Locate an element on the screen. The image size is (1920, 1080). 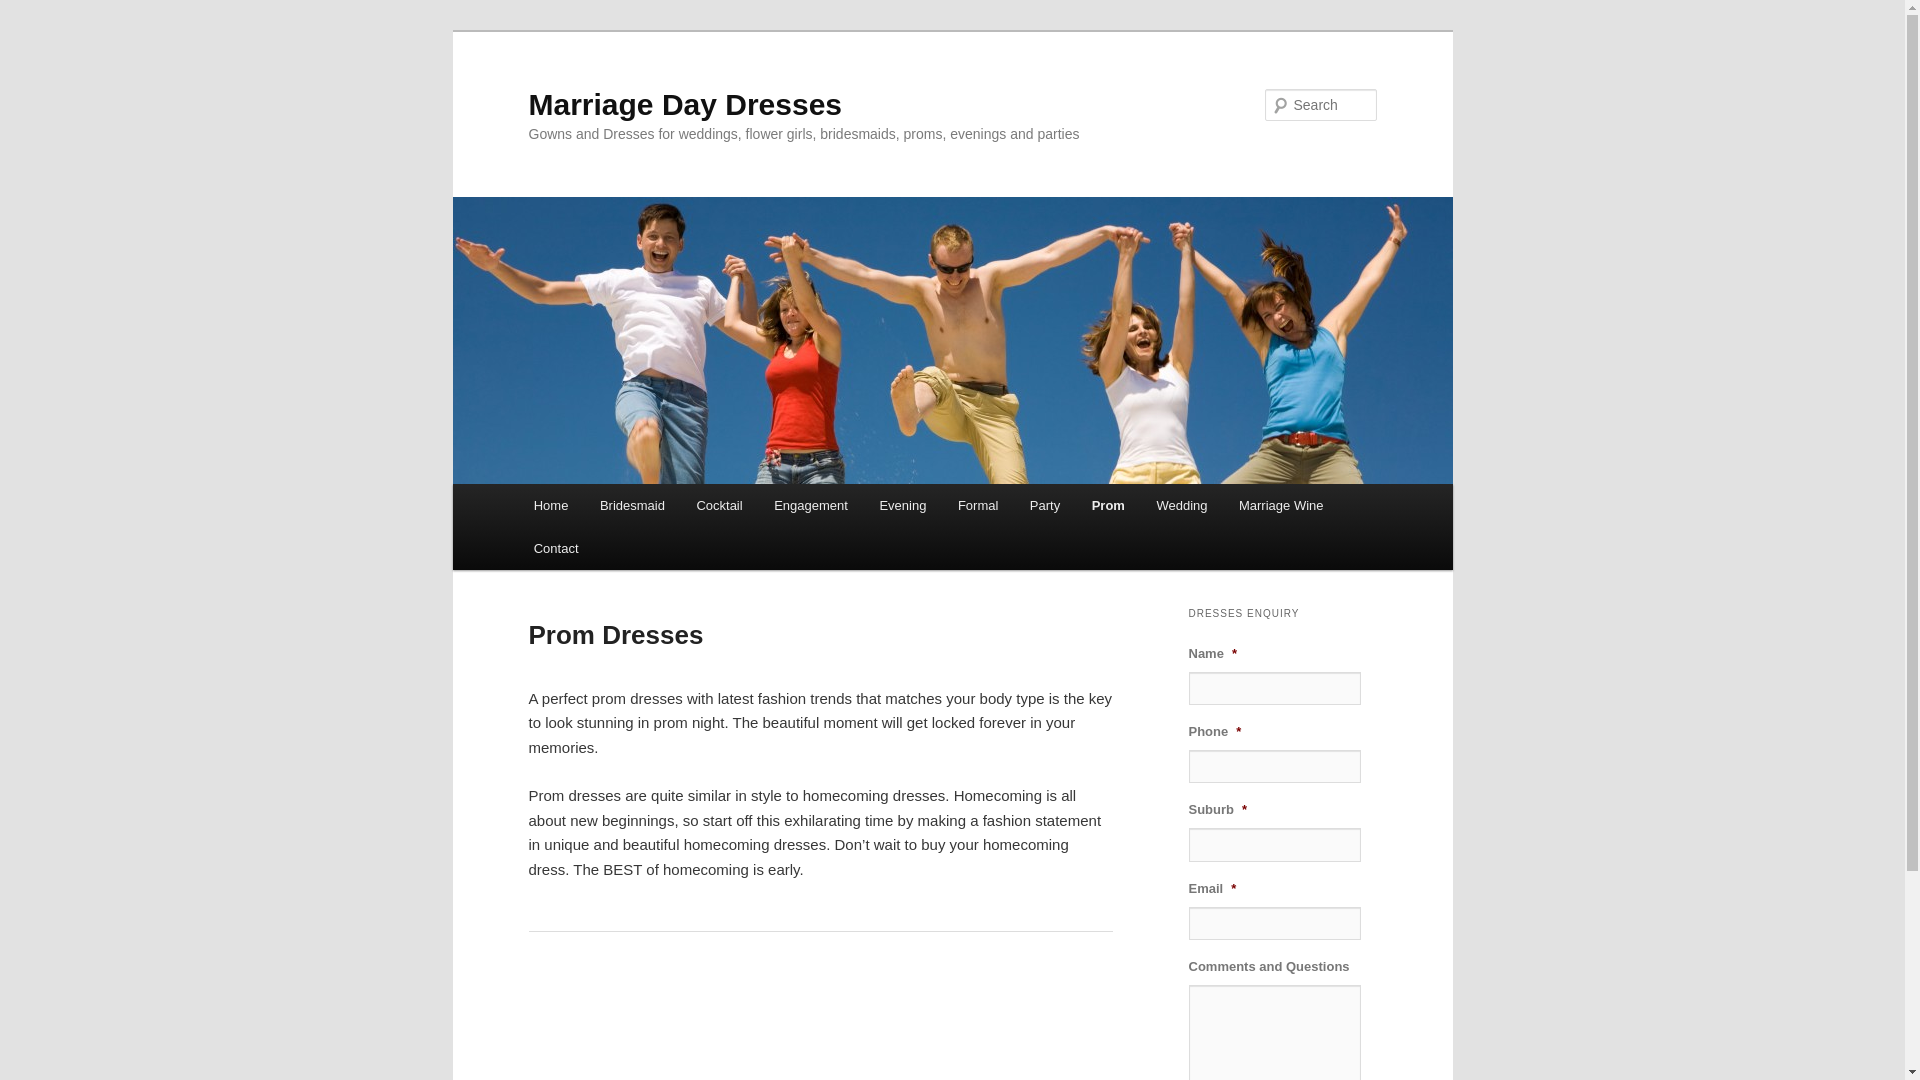
'Bridesmaid' is located at coordinates (631, 504).